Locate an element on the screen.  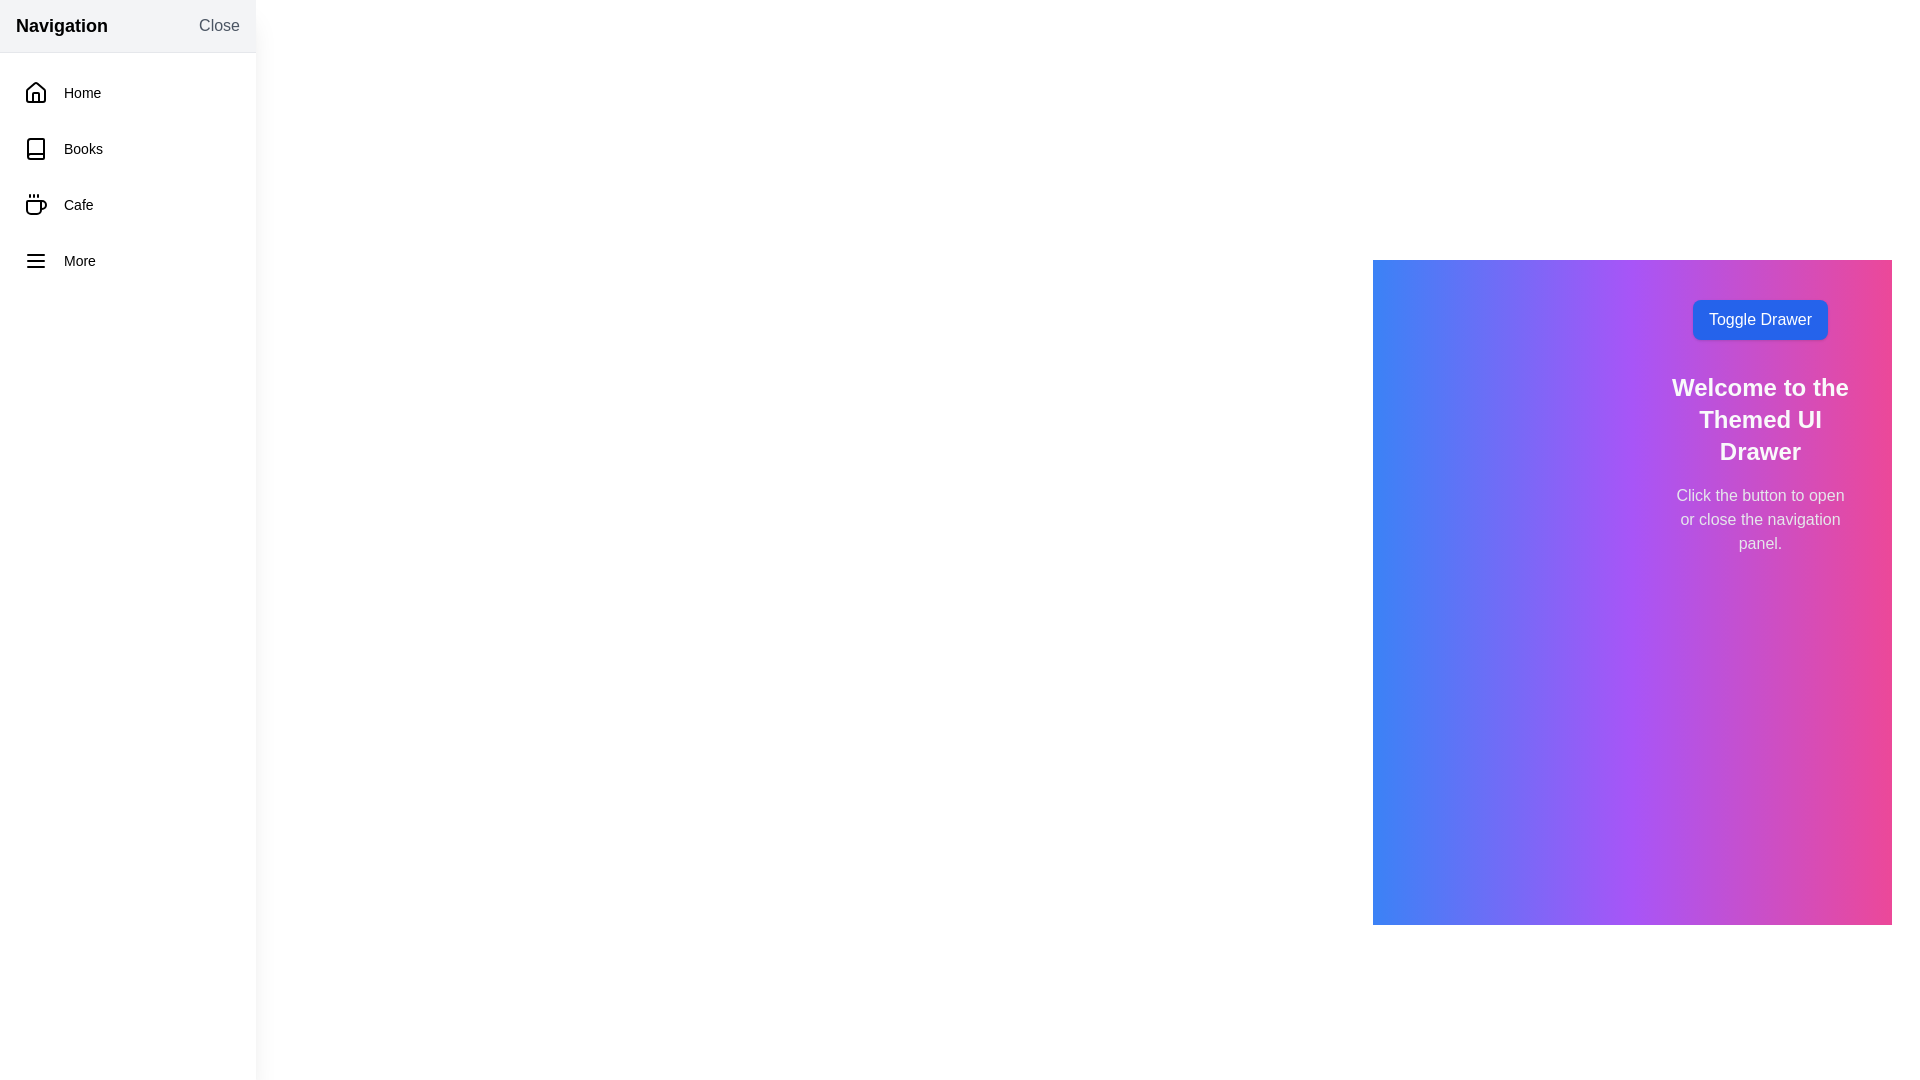
the navigation item labeled 'Books' is located at coordinates (127, 148).